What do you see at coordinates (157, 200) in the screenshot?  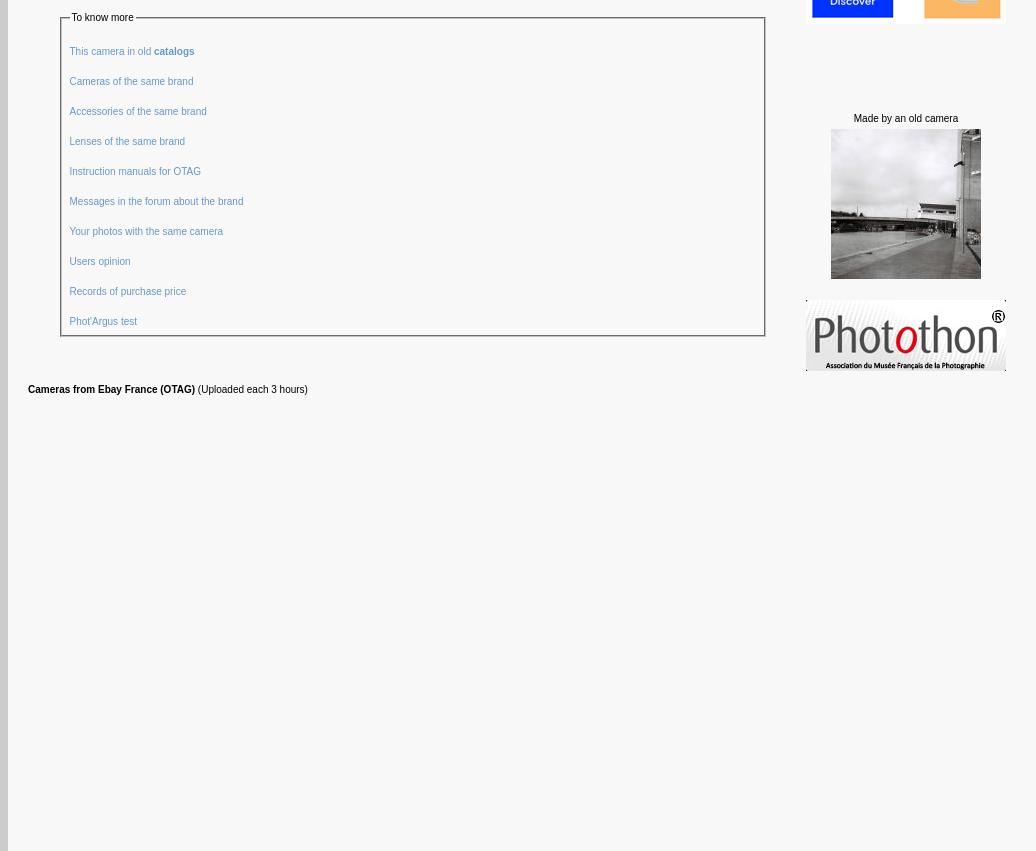 I see `'Messages in the forum about the brand'` at bounding box center [157, 200].